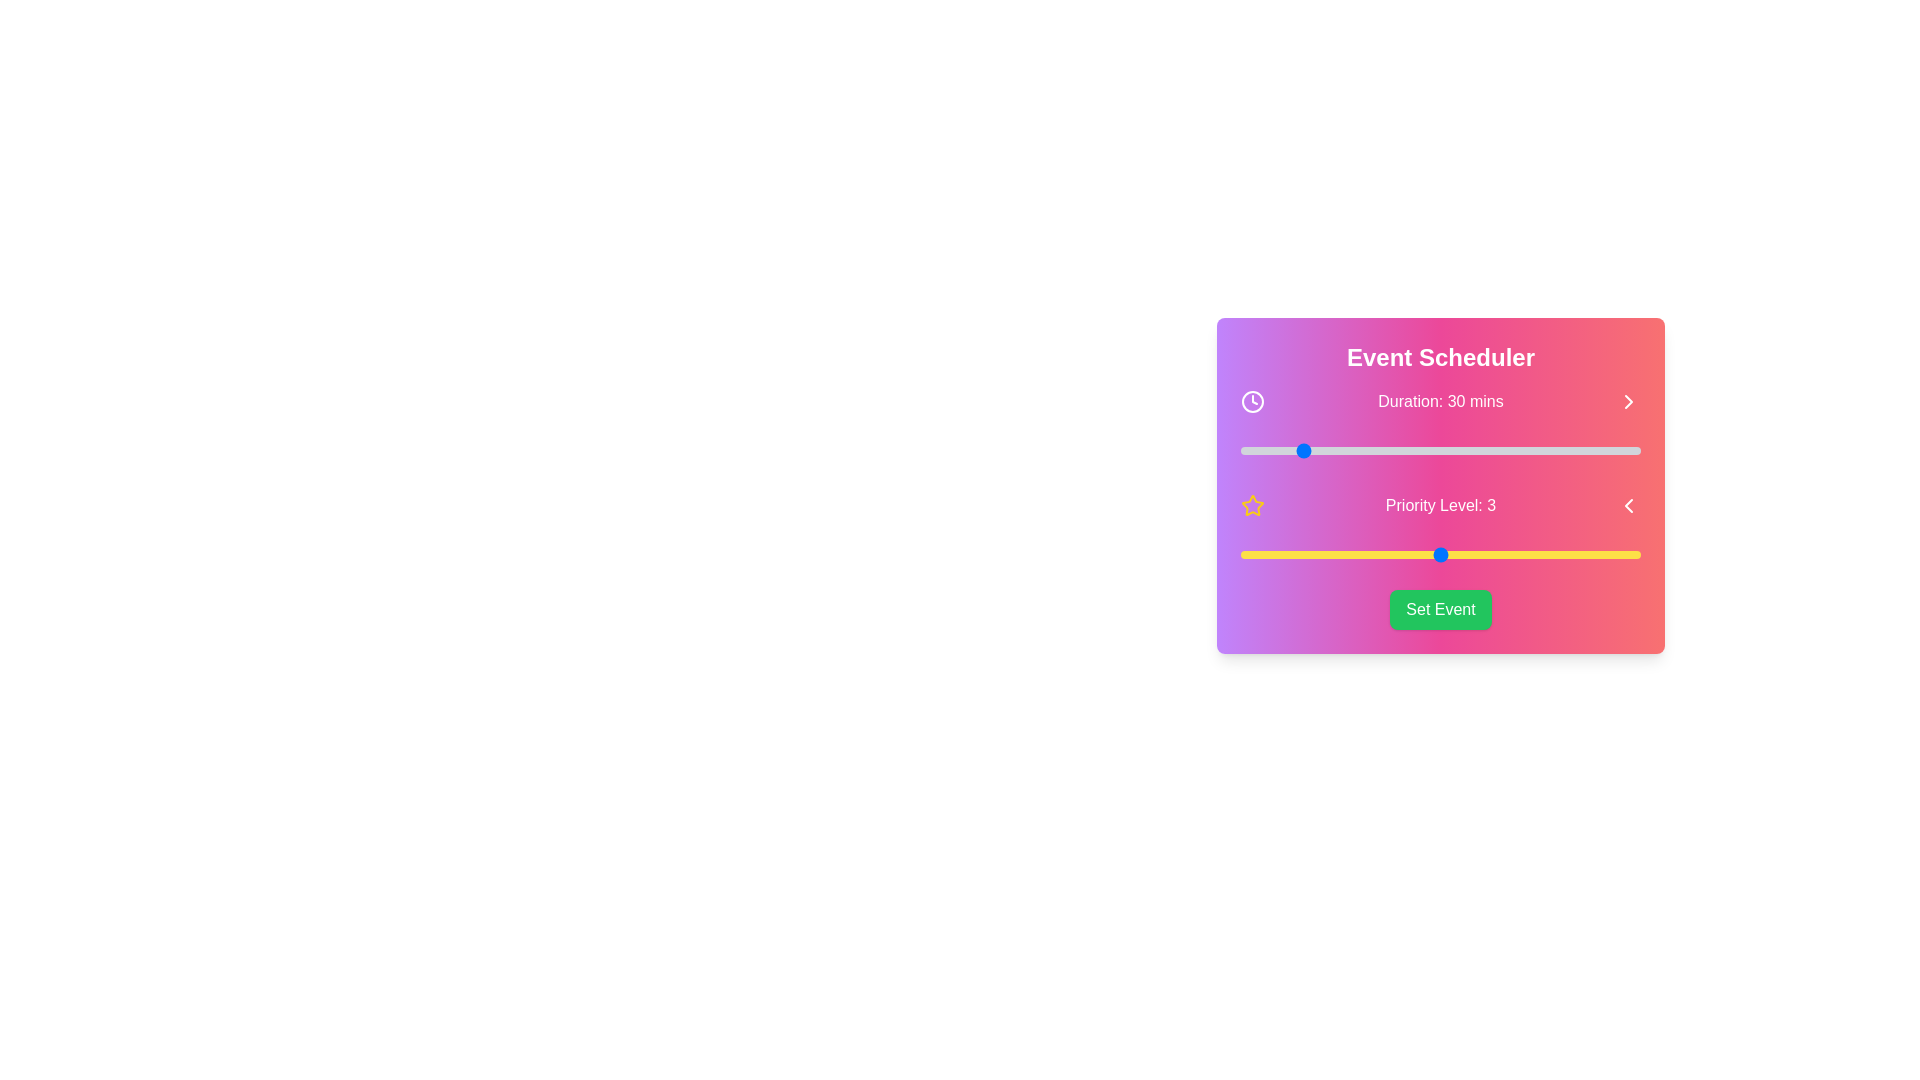 This screenshot has height=1080, width=1920. I want to click on the static header text element labeled 'Event Scheduler' located at the top of the card-like structure with a gradient background, so click(1440, 357).